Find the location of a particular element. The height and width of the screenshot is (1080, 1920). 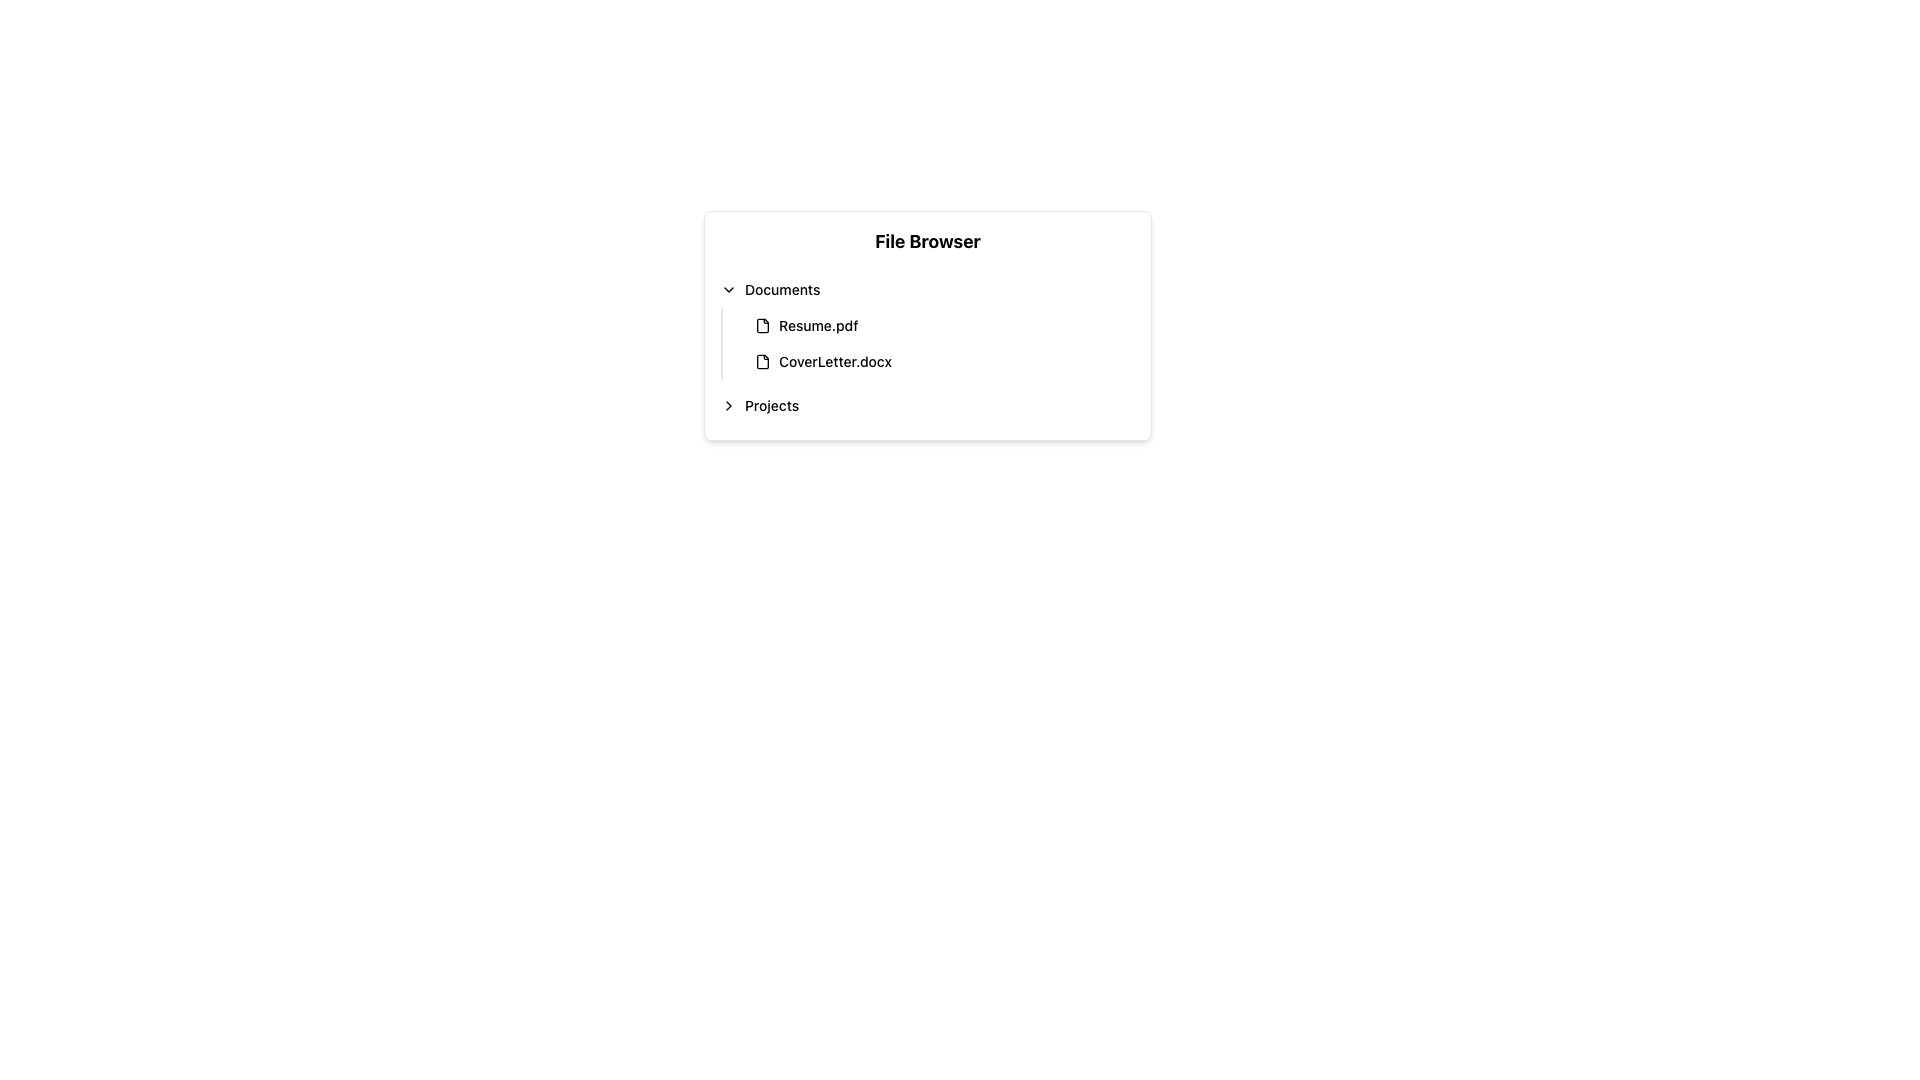

the 'CoverLetter.docx' file item, which is the second item under the 'Documents' section is located at coordinates (935, 362).